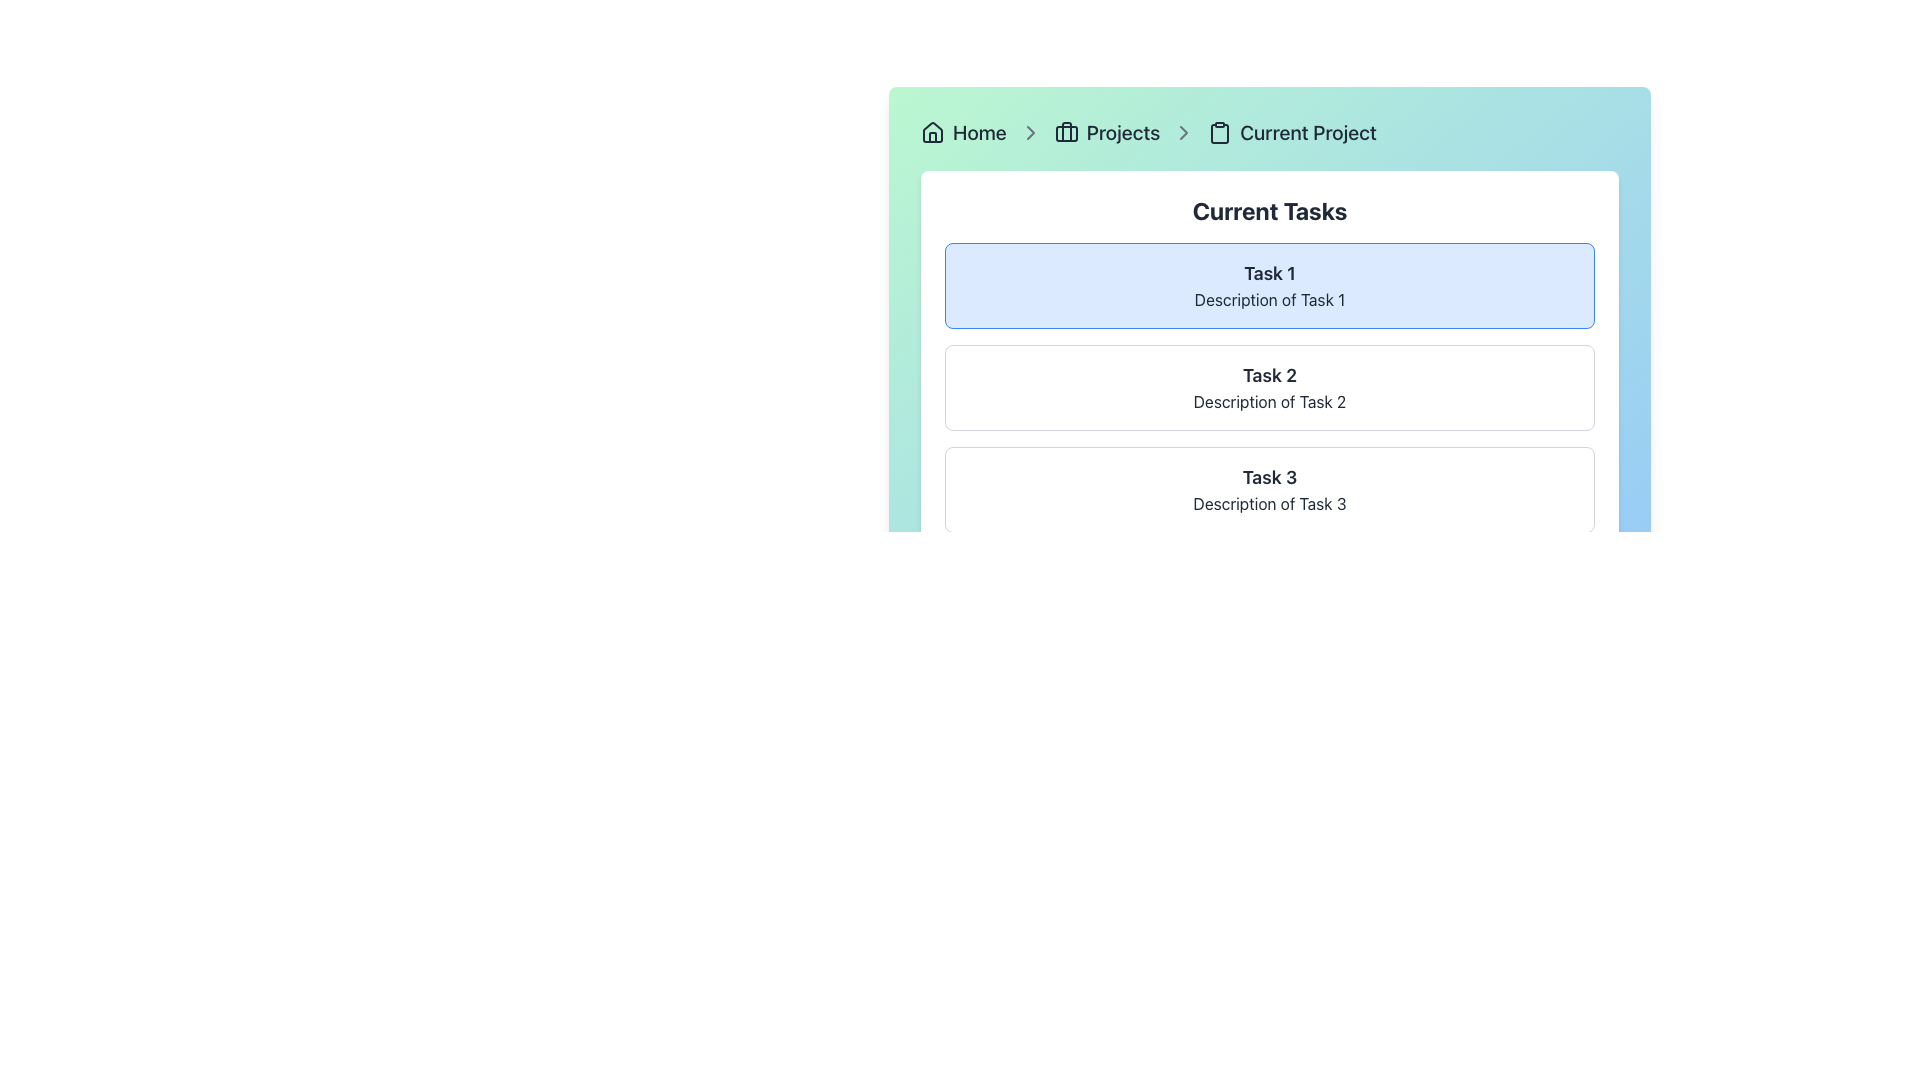 The width and height of the screenshot is (1920, 1080). I want to click on the right-pointing chevron arrow icon in the breadcrumb navigation bar, which is gray and outlined, located between 'Home' and 'Projects', so click(1030, 132).